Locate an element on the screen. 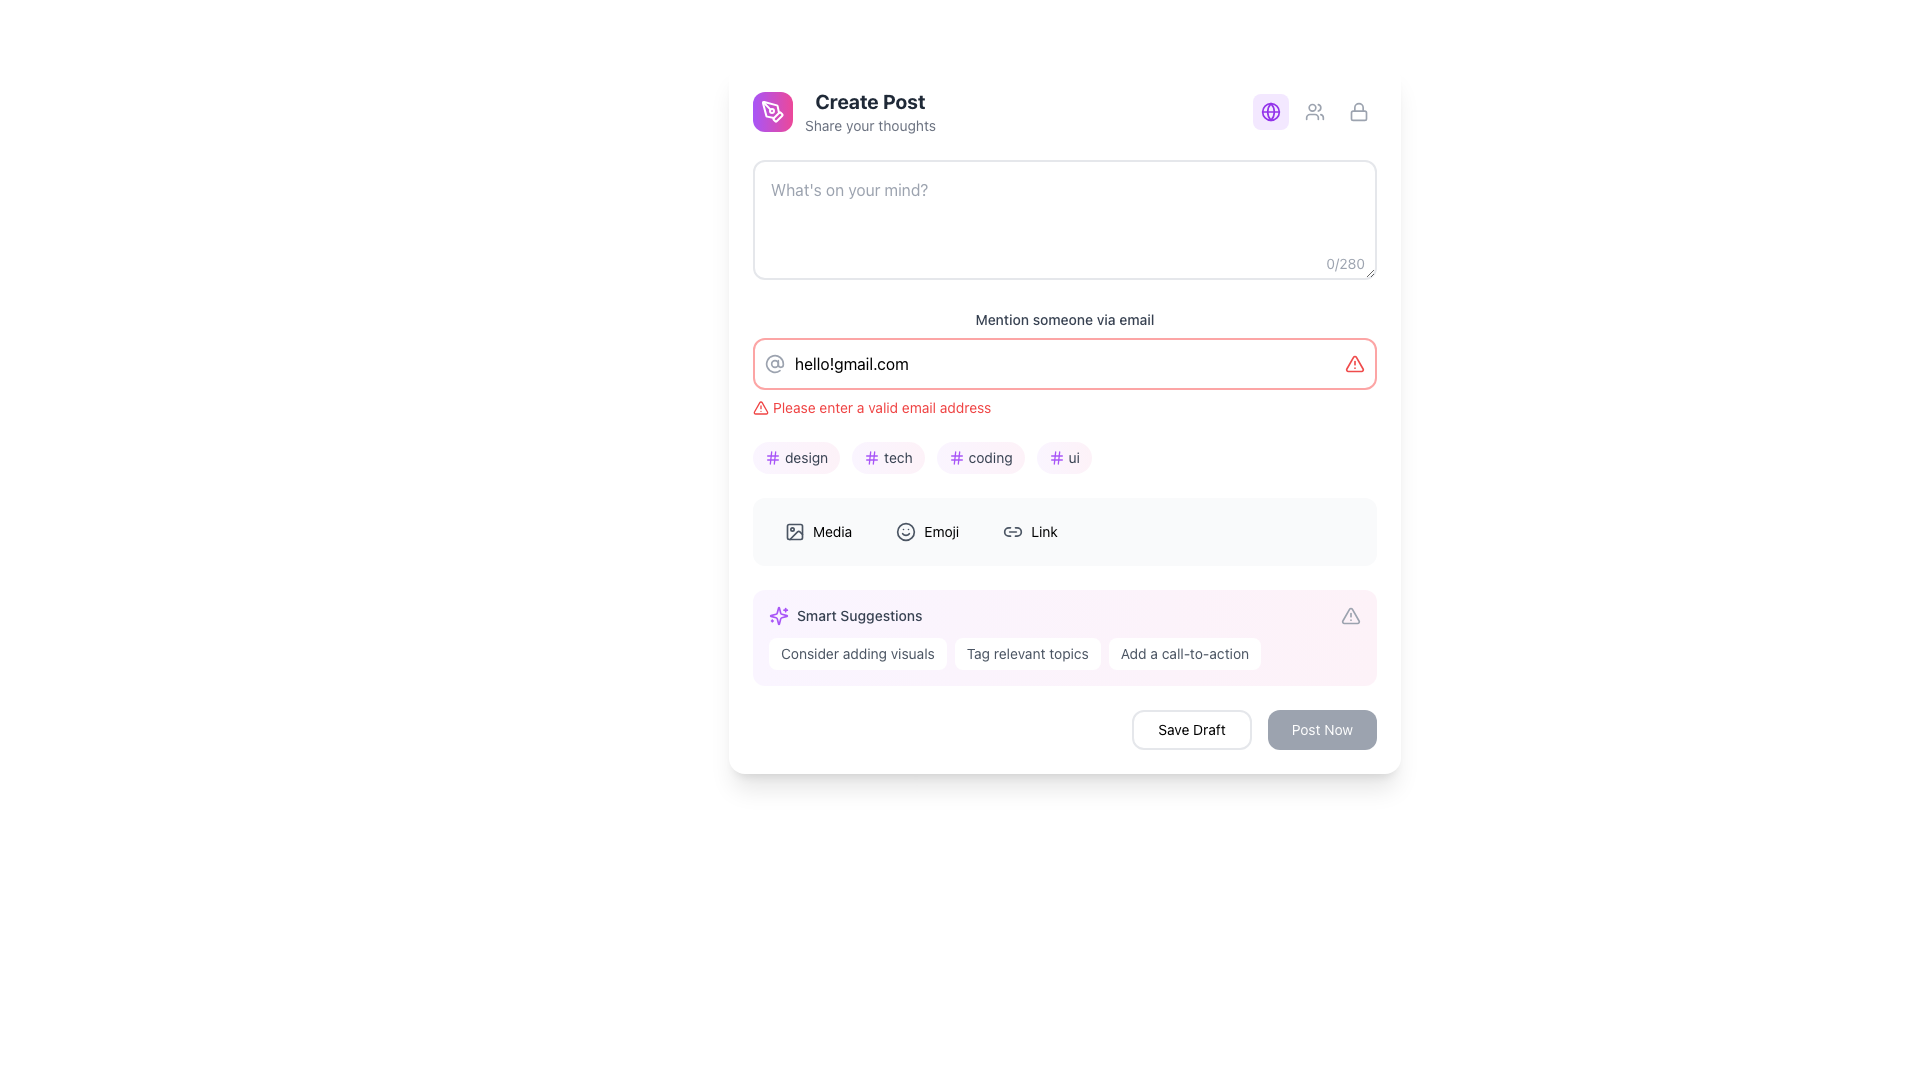  the circular gradient button with a pen tool icon located to the far left of the 'Create Post' section, adjacent to the text 'Create Post' is located at coordinates (771, 111).